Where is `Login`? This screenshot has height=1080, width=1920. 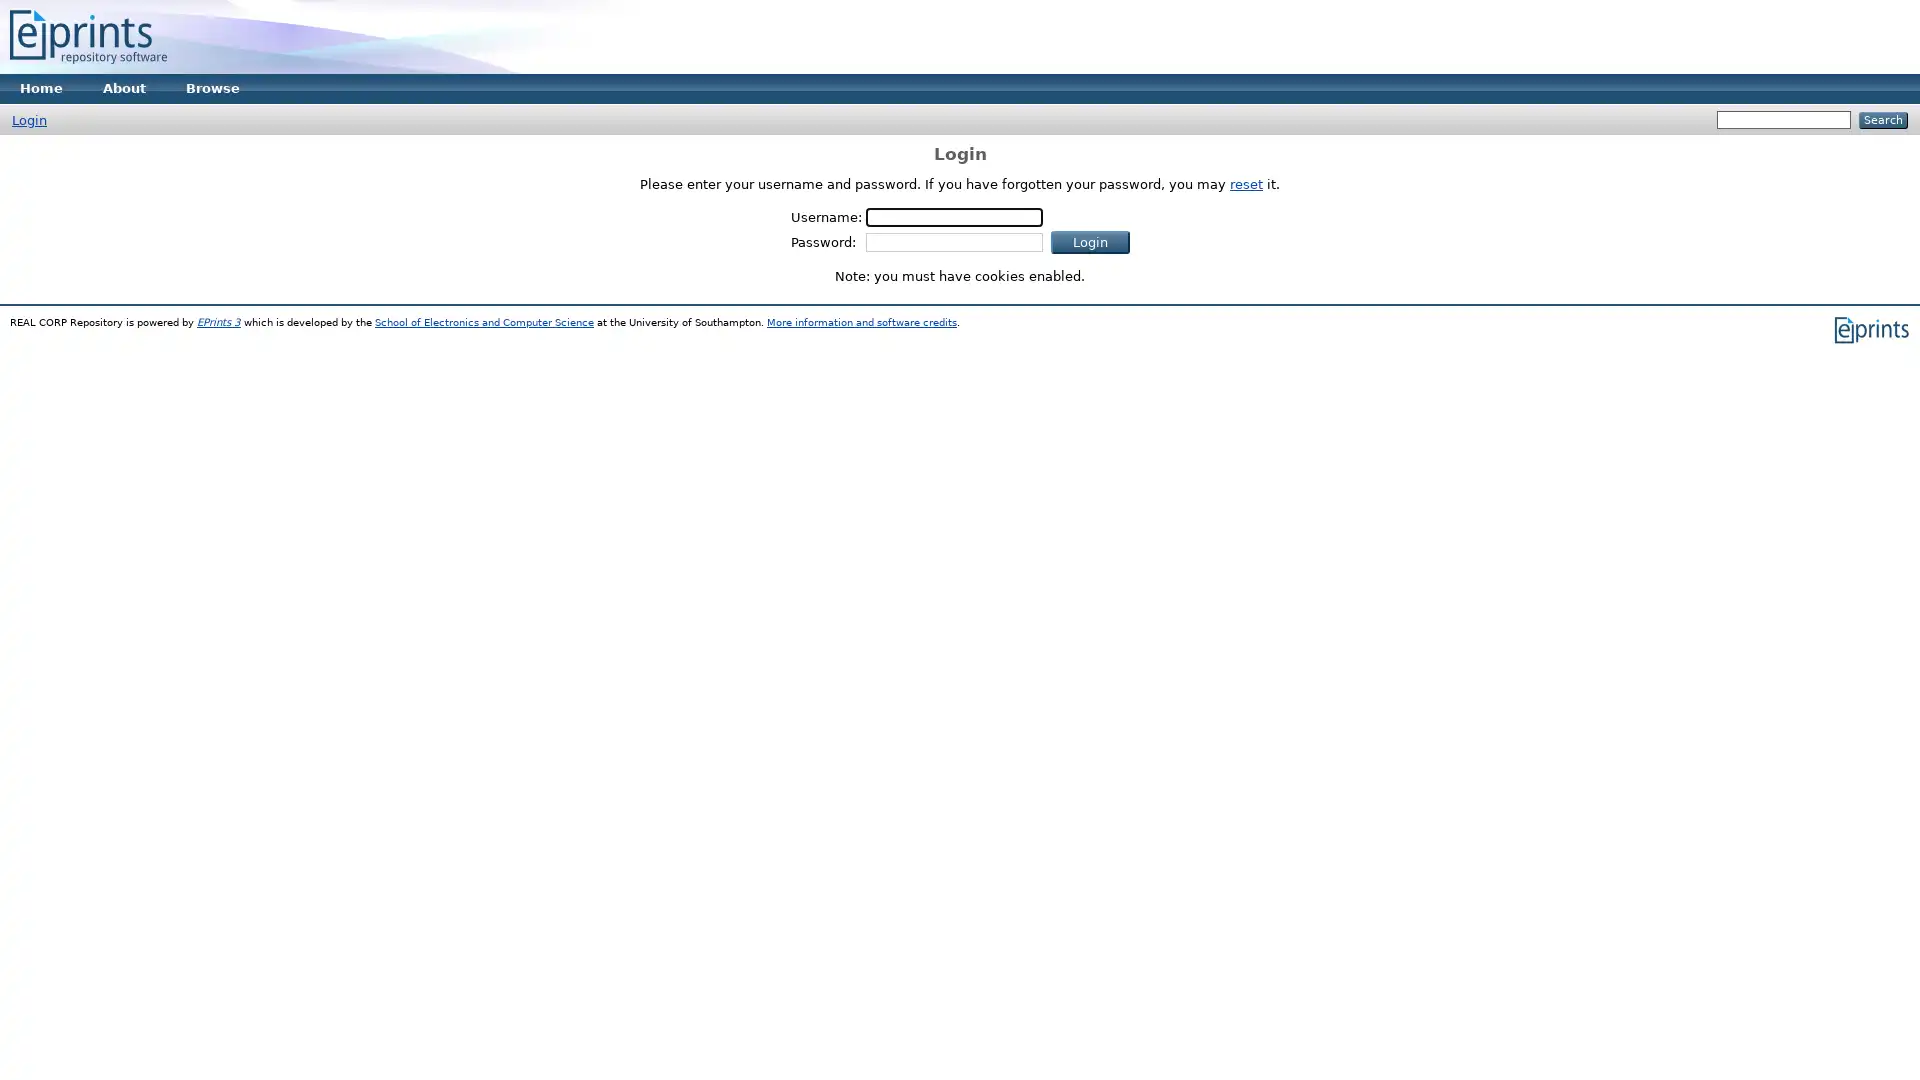 Login is located at coordinates (1088, 240).